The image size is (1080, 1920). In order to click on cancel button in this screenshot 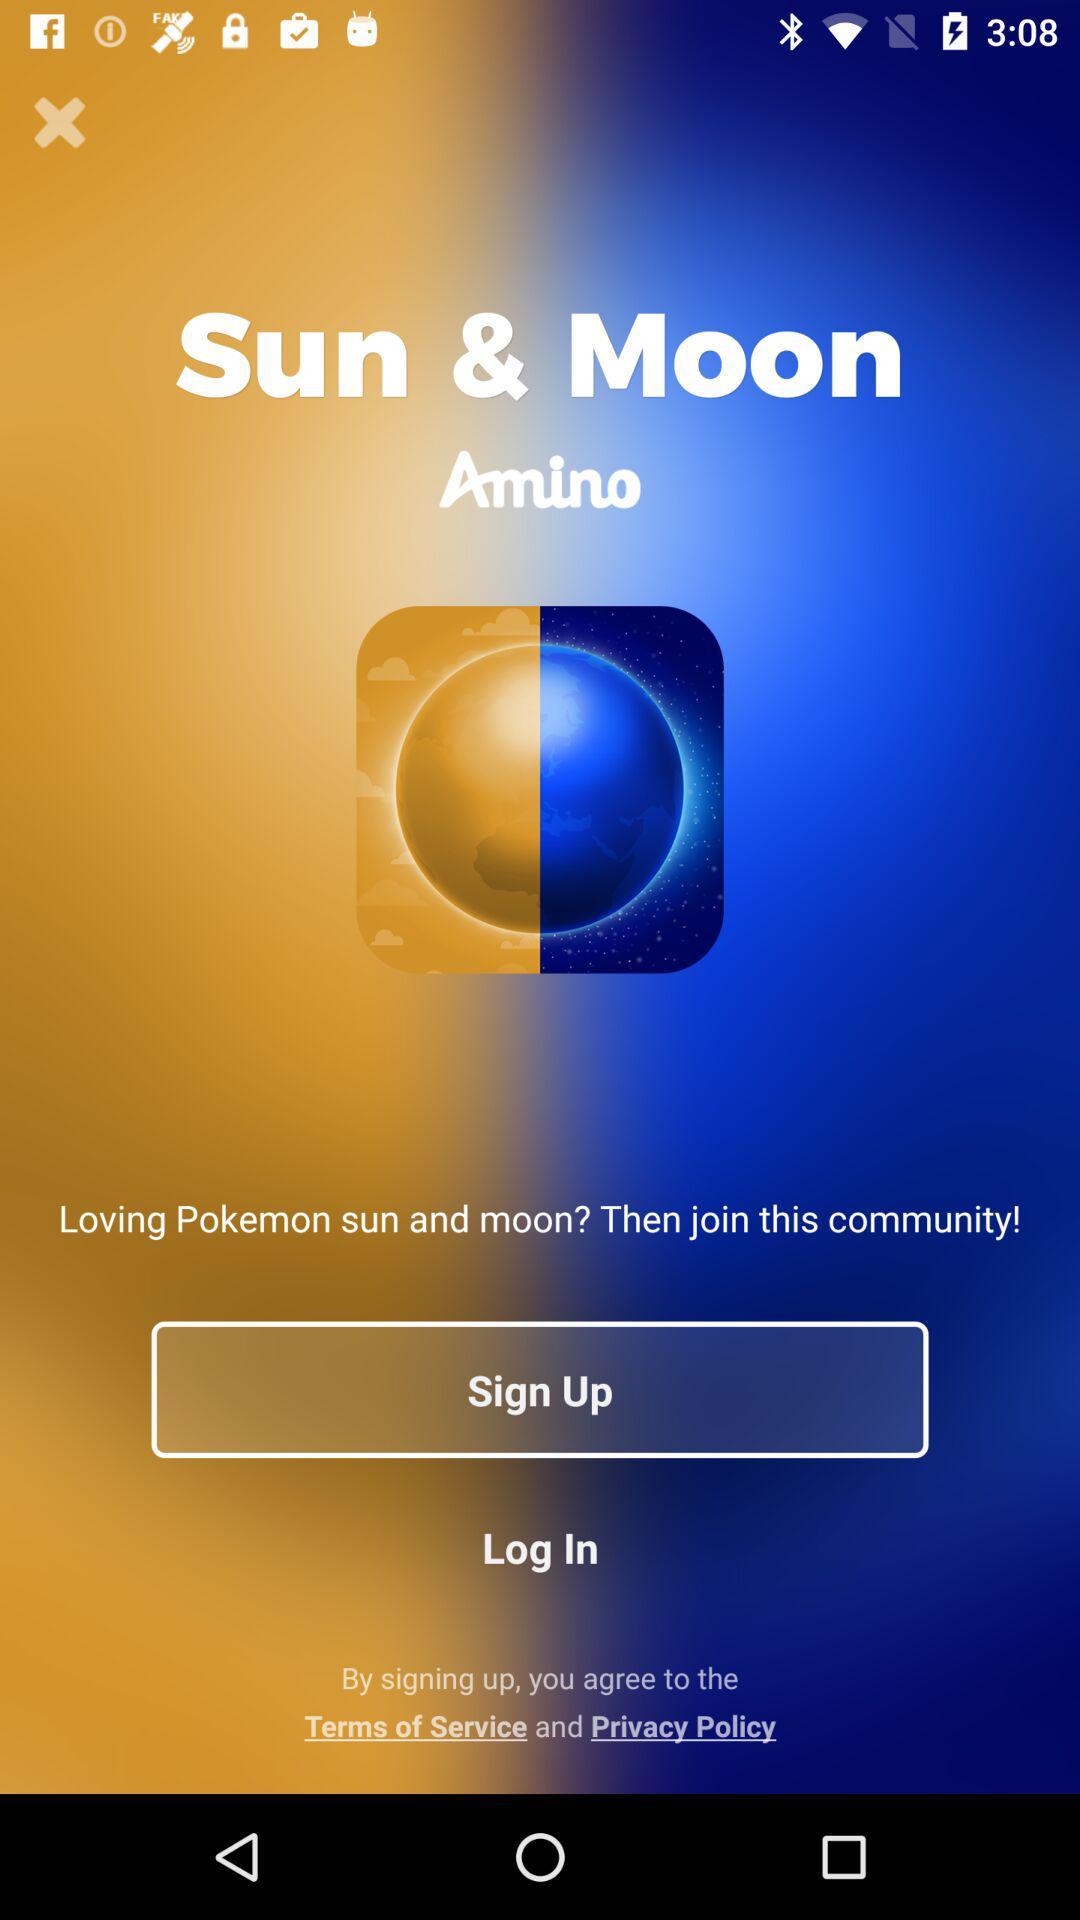, I will do `click(59, 122)`.